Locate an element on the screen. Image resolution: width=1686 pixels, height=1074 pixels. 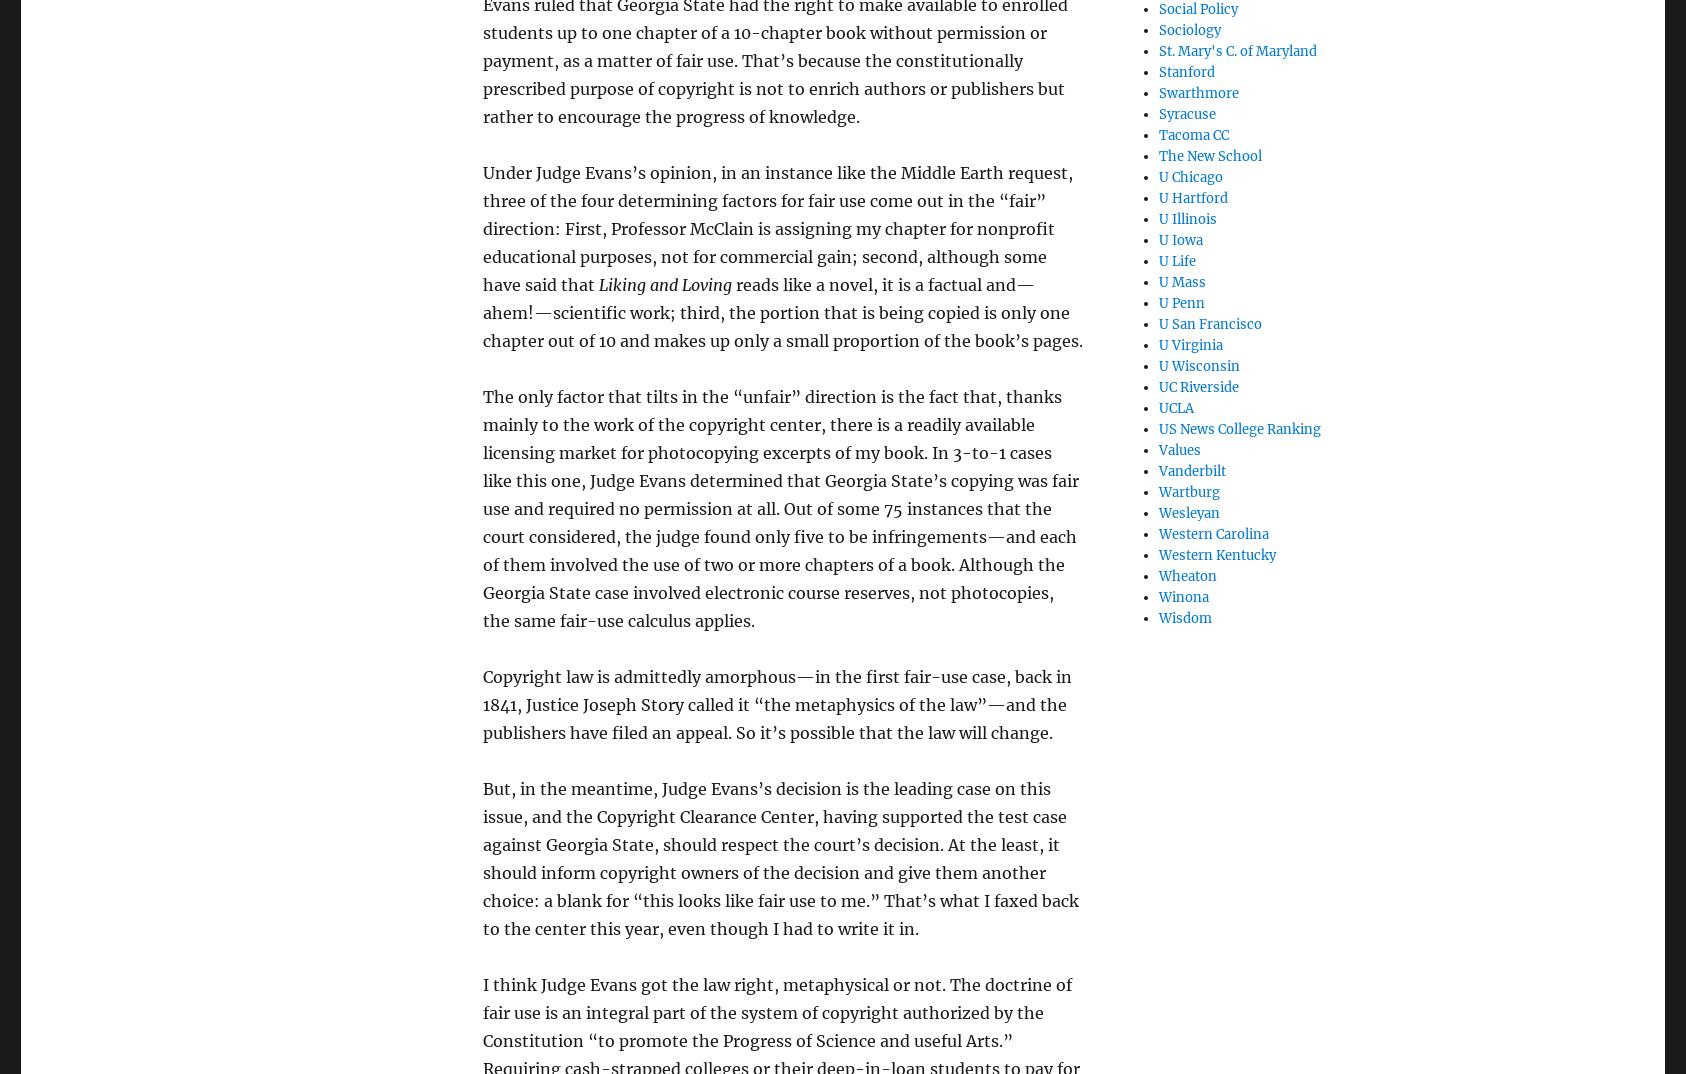
'Sociology' is located at coordinates (1188, 28).